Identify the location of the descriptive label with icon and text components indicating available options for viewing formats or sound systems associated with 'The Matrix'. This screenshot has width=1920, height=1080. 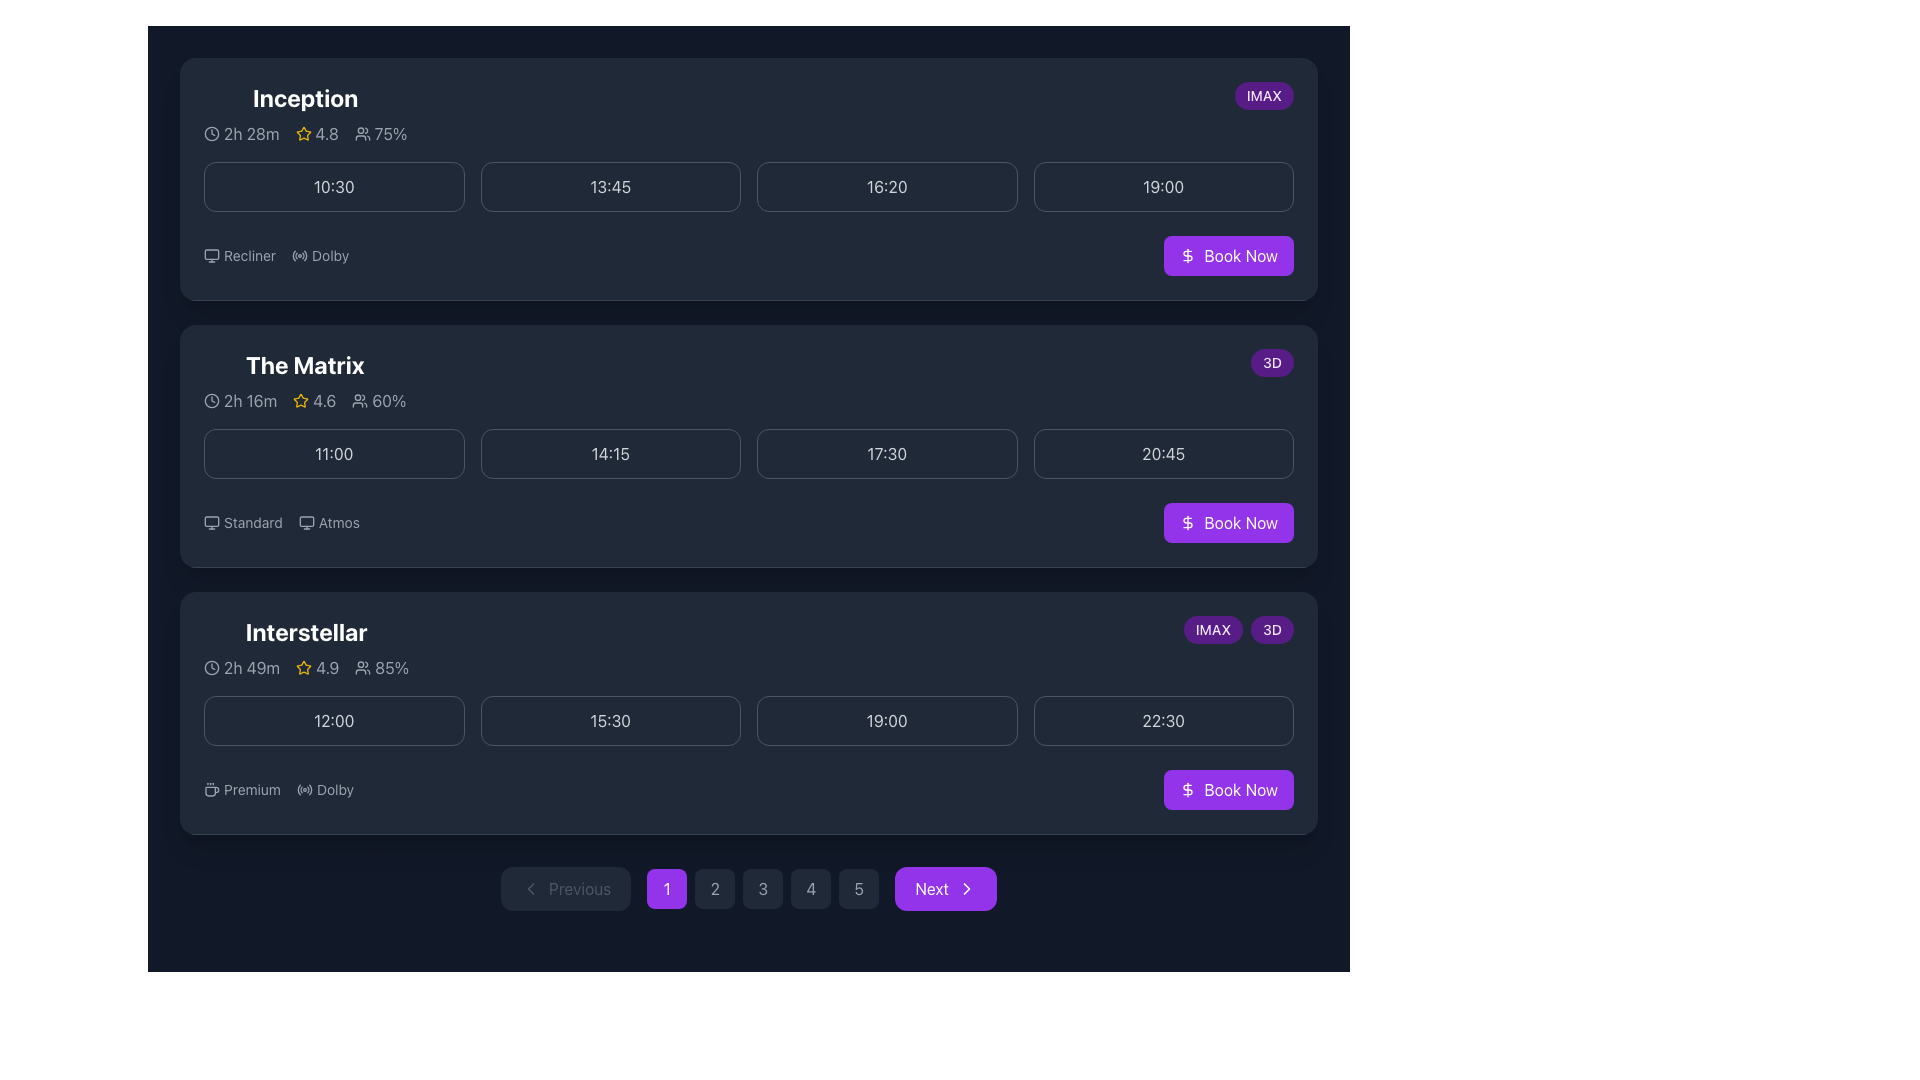
(280, 522).